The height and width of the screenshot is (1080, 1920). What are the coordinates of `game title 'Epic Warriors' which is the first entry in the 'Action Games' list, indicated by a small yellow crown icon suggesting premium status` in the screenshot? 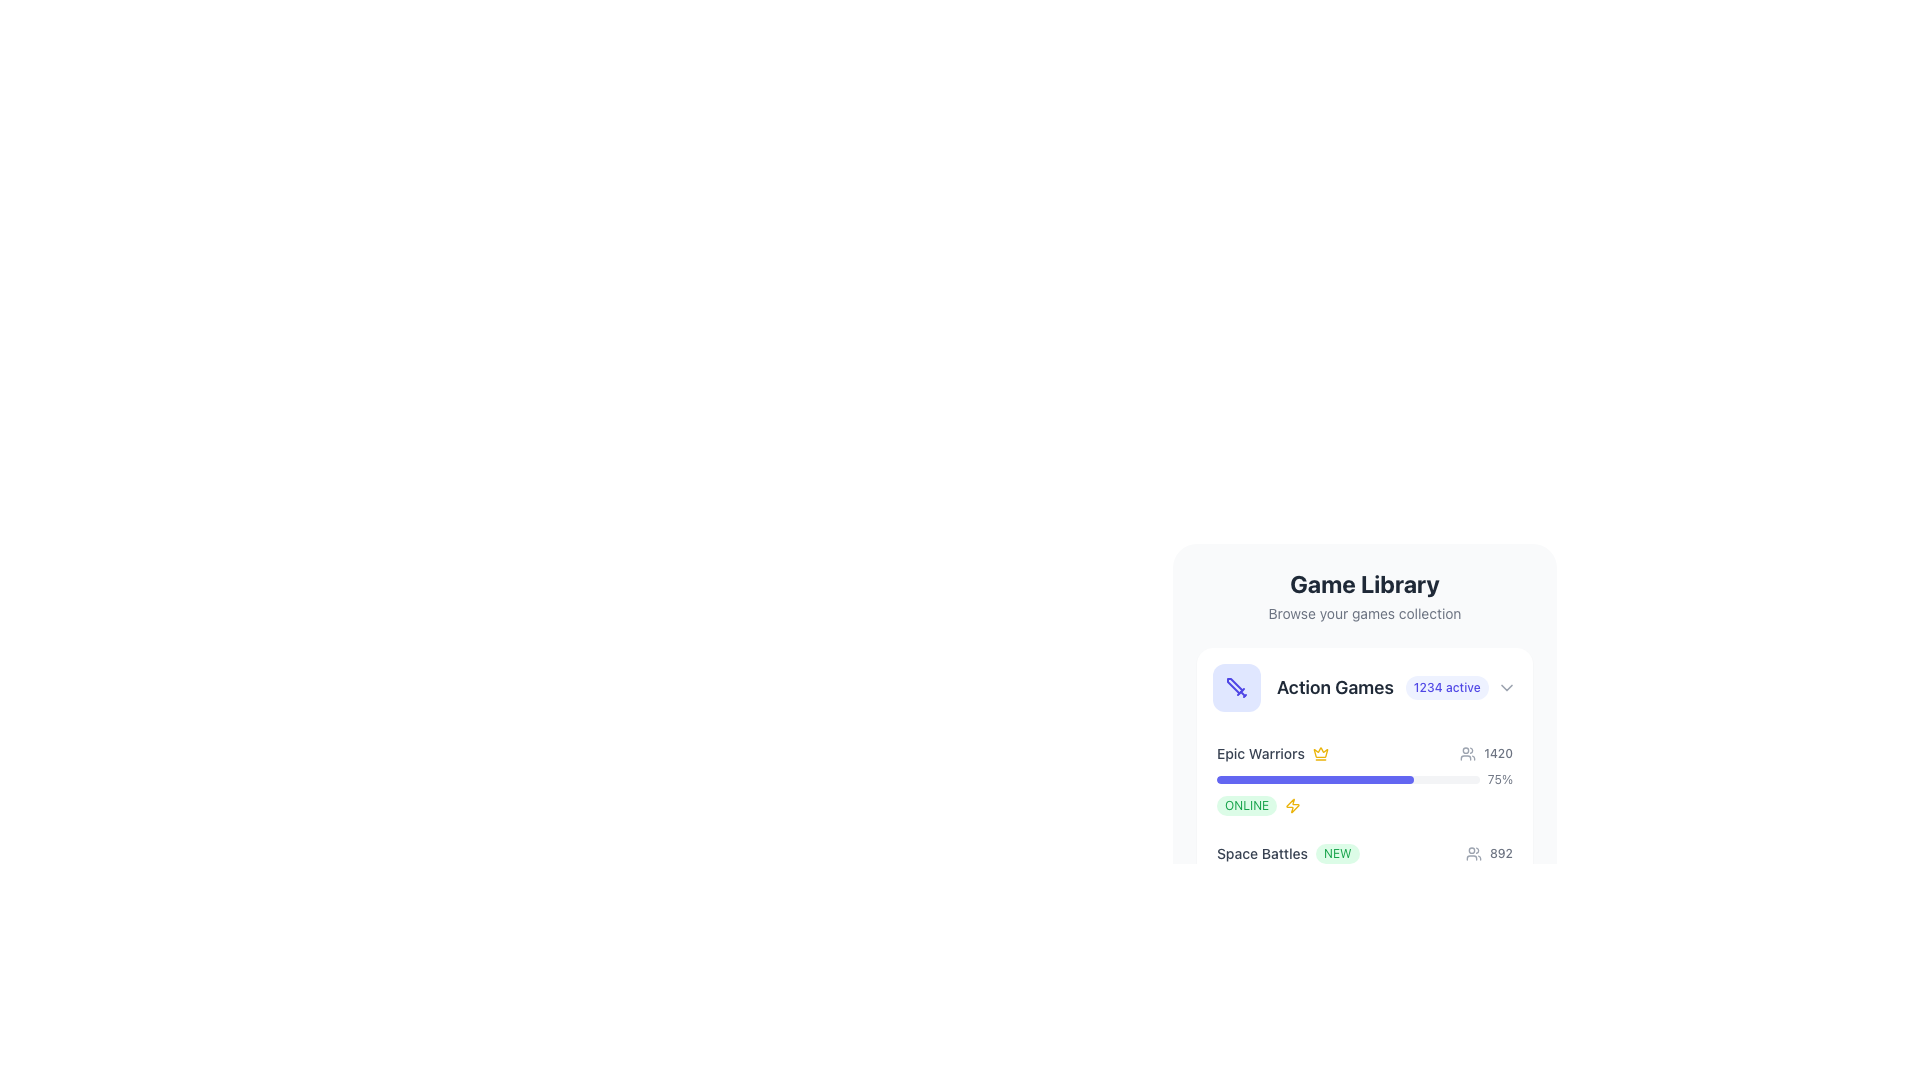 It's located at (1271, 753).